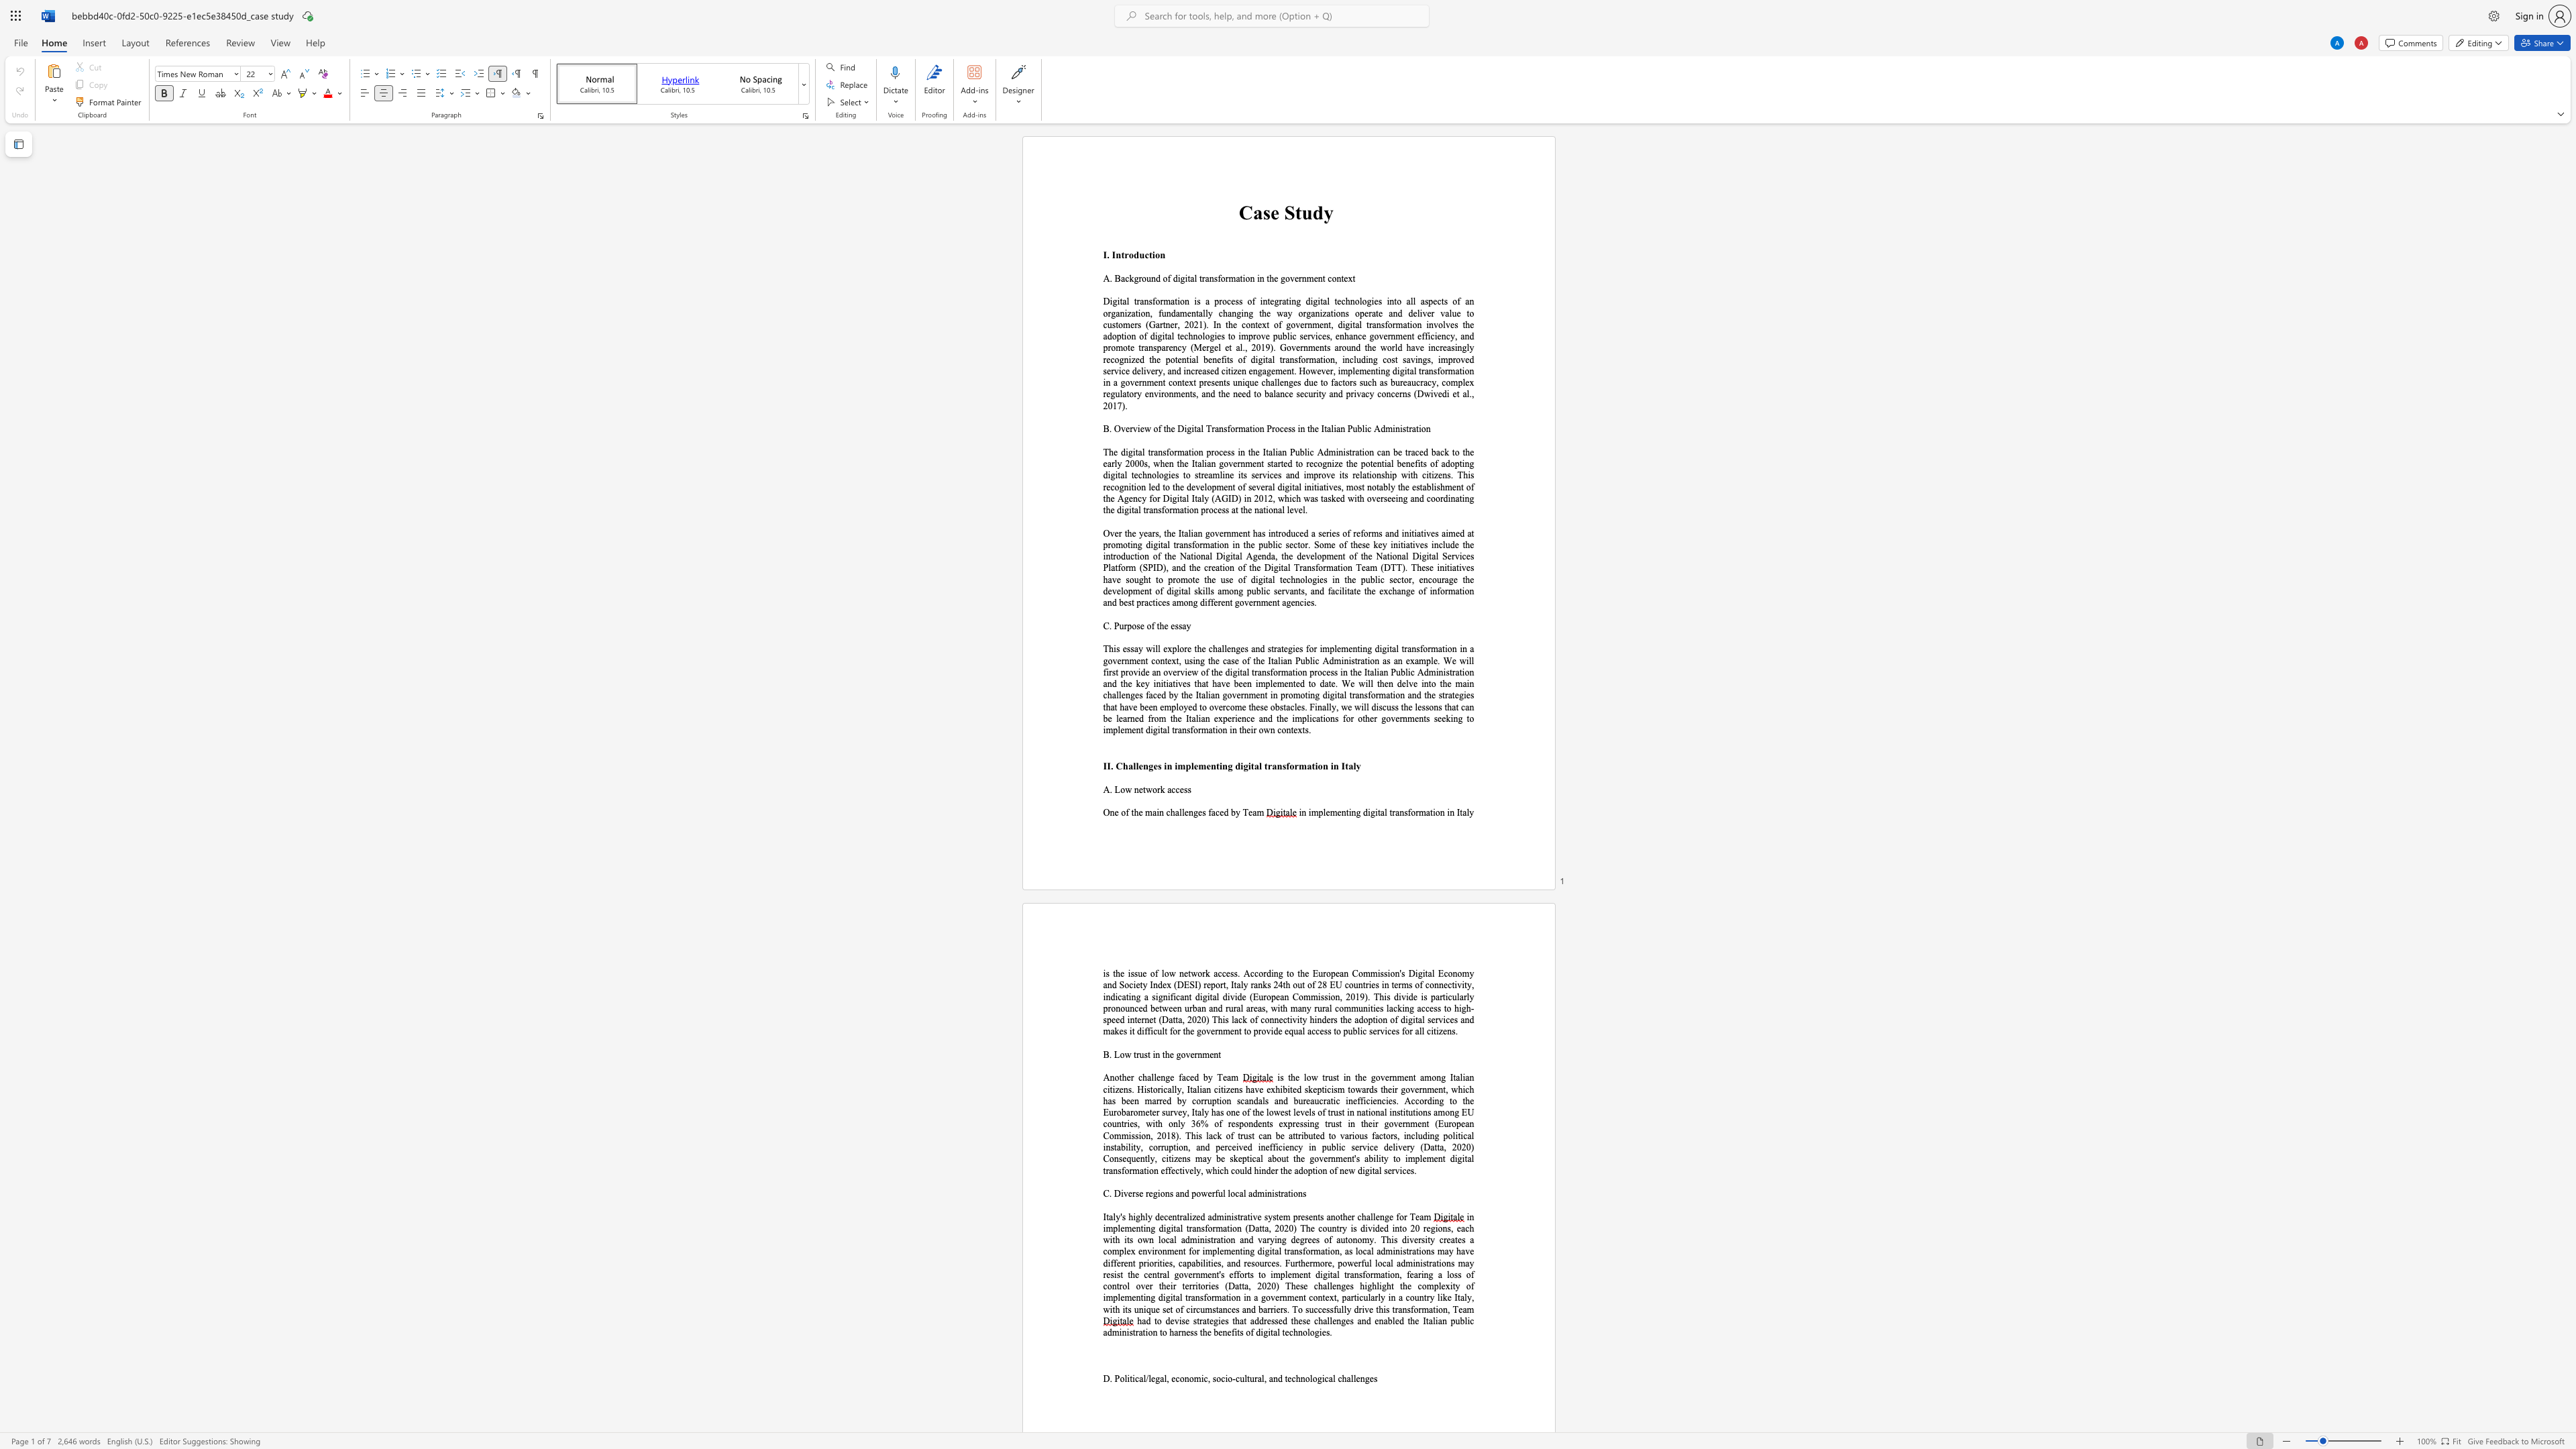 The image size is (2576, 1449). I want to click on the subset text "or" within the text "various factors", so click(1384, 1134).